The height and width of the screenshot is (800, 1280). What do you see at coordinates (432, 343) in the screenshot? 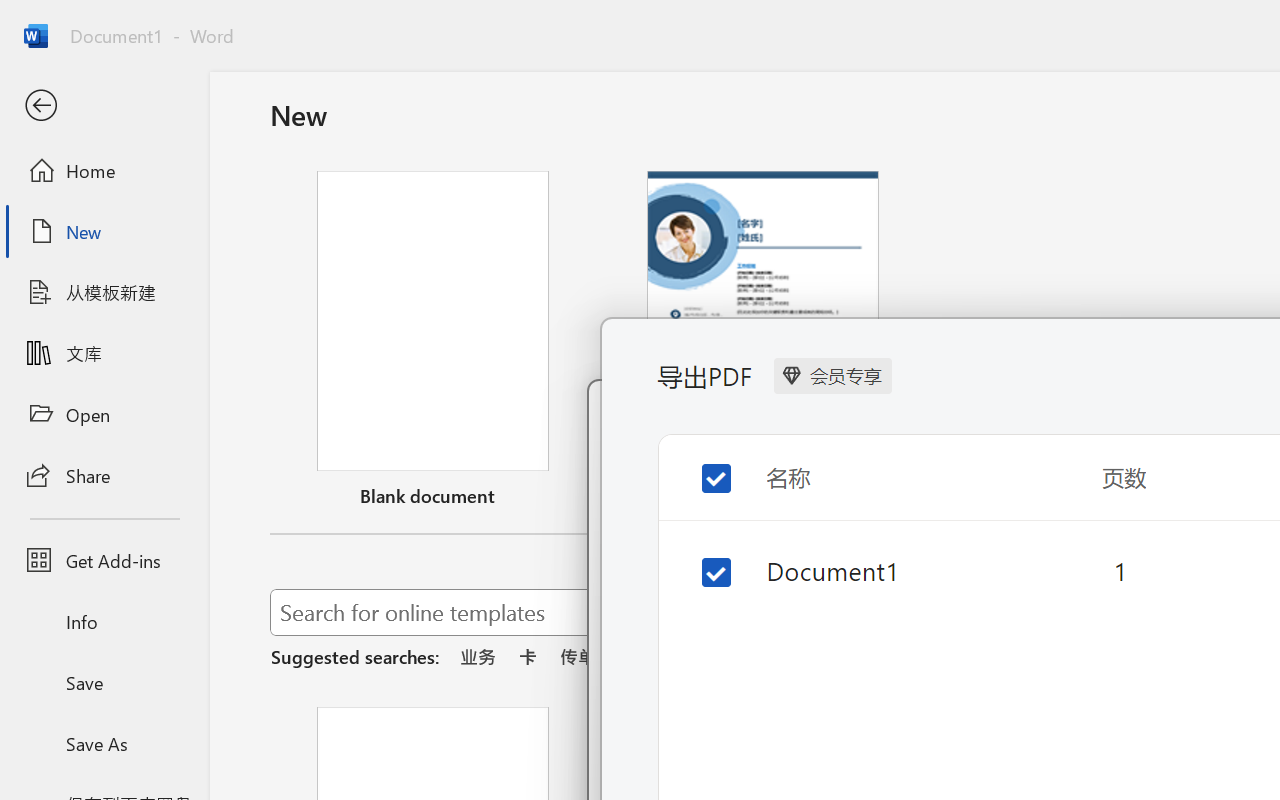
I see `'Blank document'` at bounding box center [432, 343].